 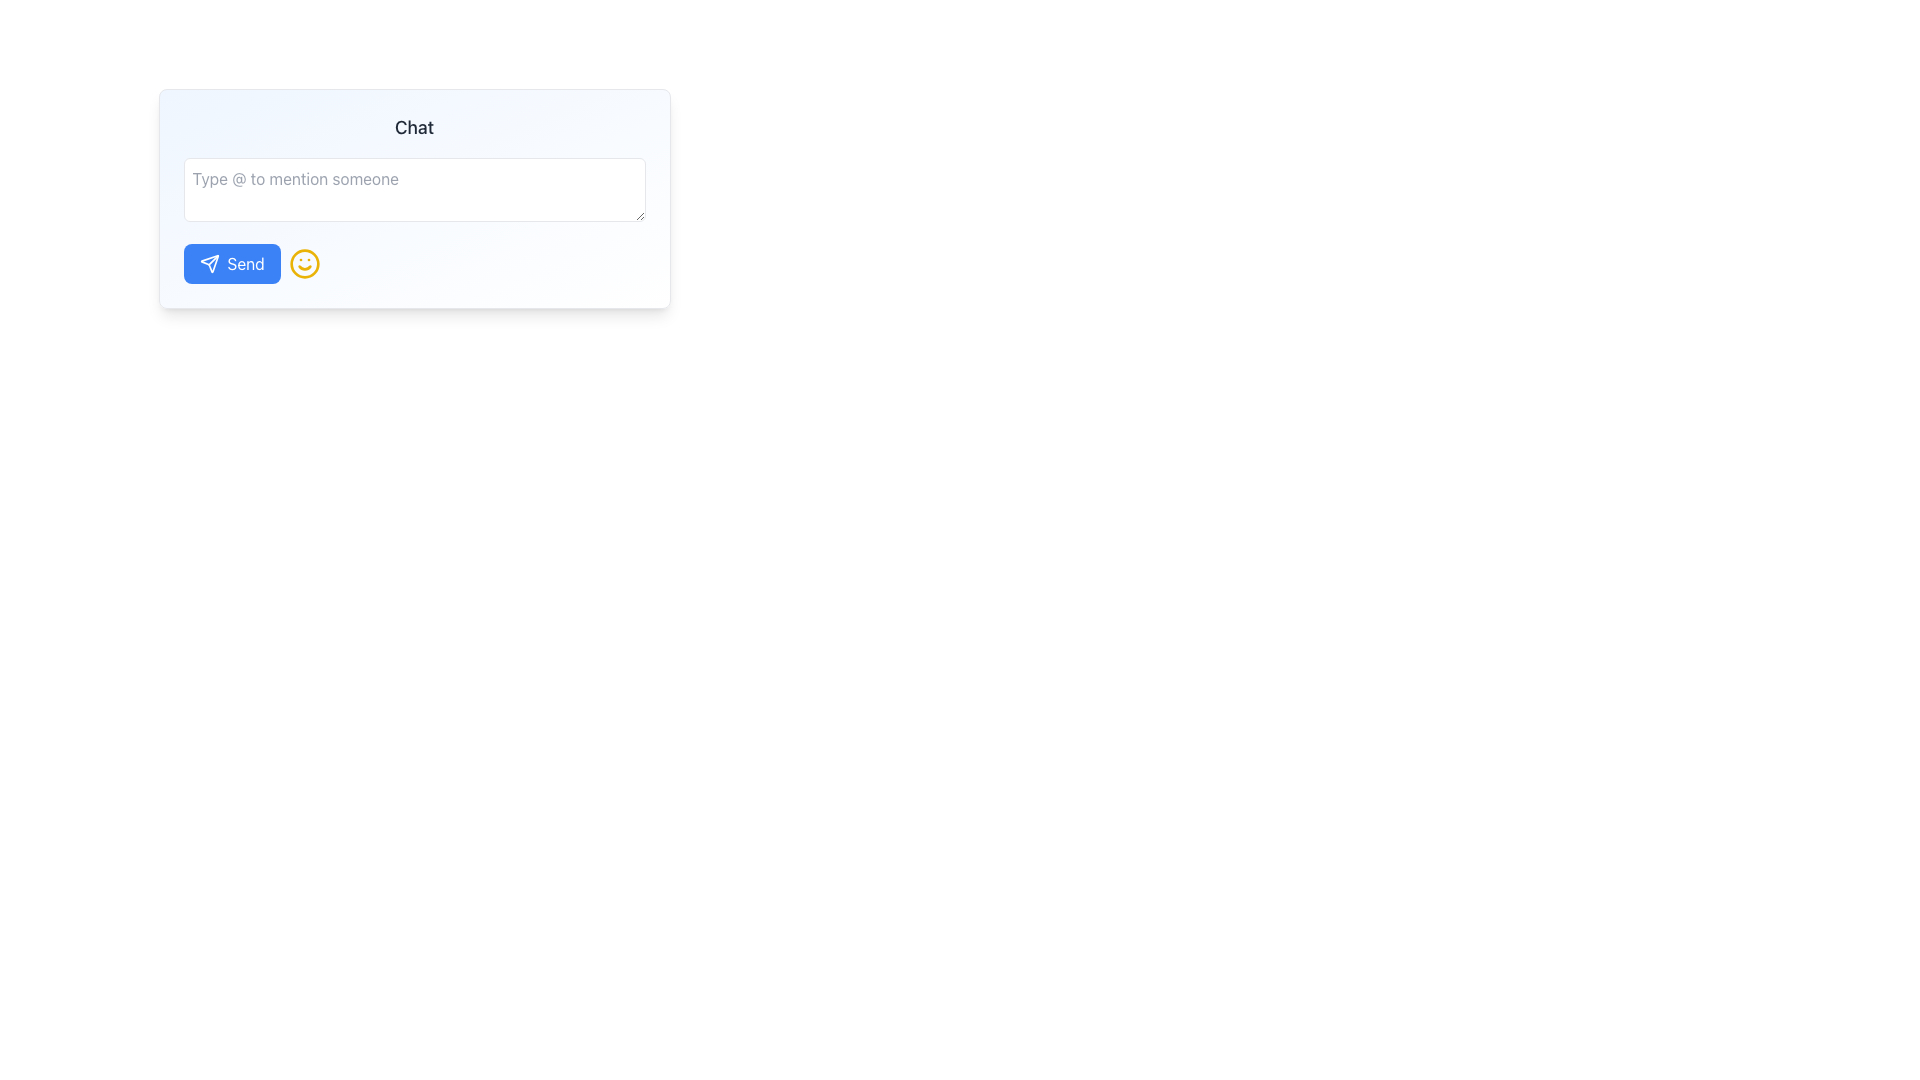 What do you see at coordinates (232, 262) in the screenshot?
I see `the blue rounded rectangle button labeled 'Send' with a paper plane icon to trigger the hover effect` at bounding box center [232, 262].